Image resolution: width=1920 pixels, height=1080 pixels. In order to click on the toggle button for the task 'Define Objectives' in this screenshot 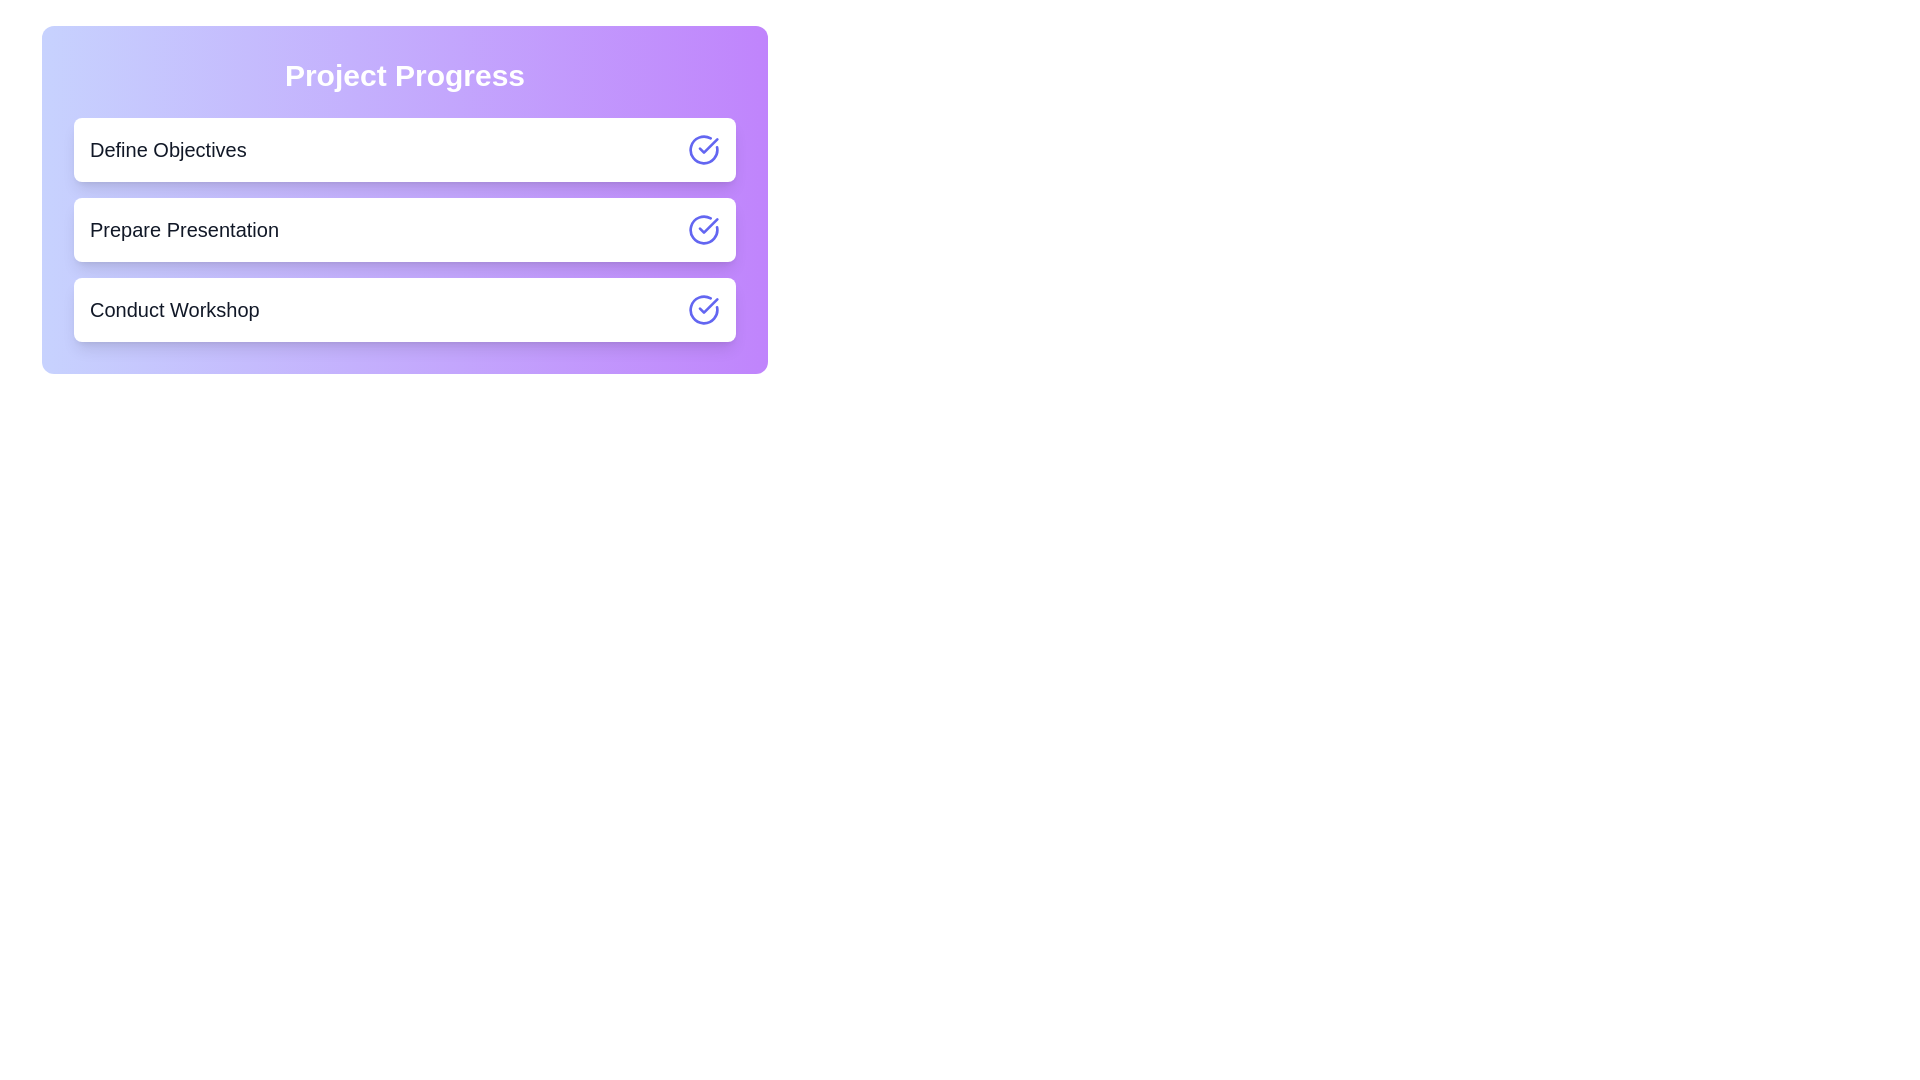, I will do `click(704, 149)`.